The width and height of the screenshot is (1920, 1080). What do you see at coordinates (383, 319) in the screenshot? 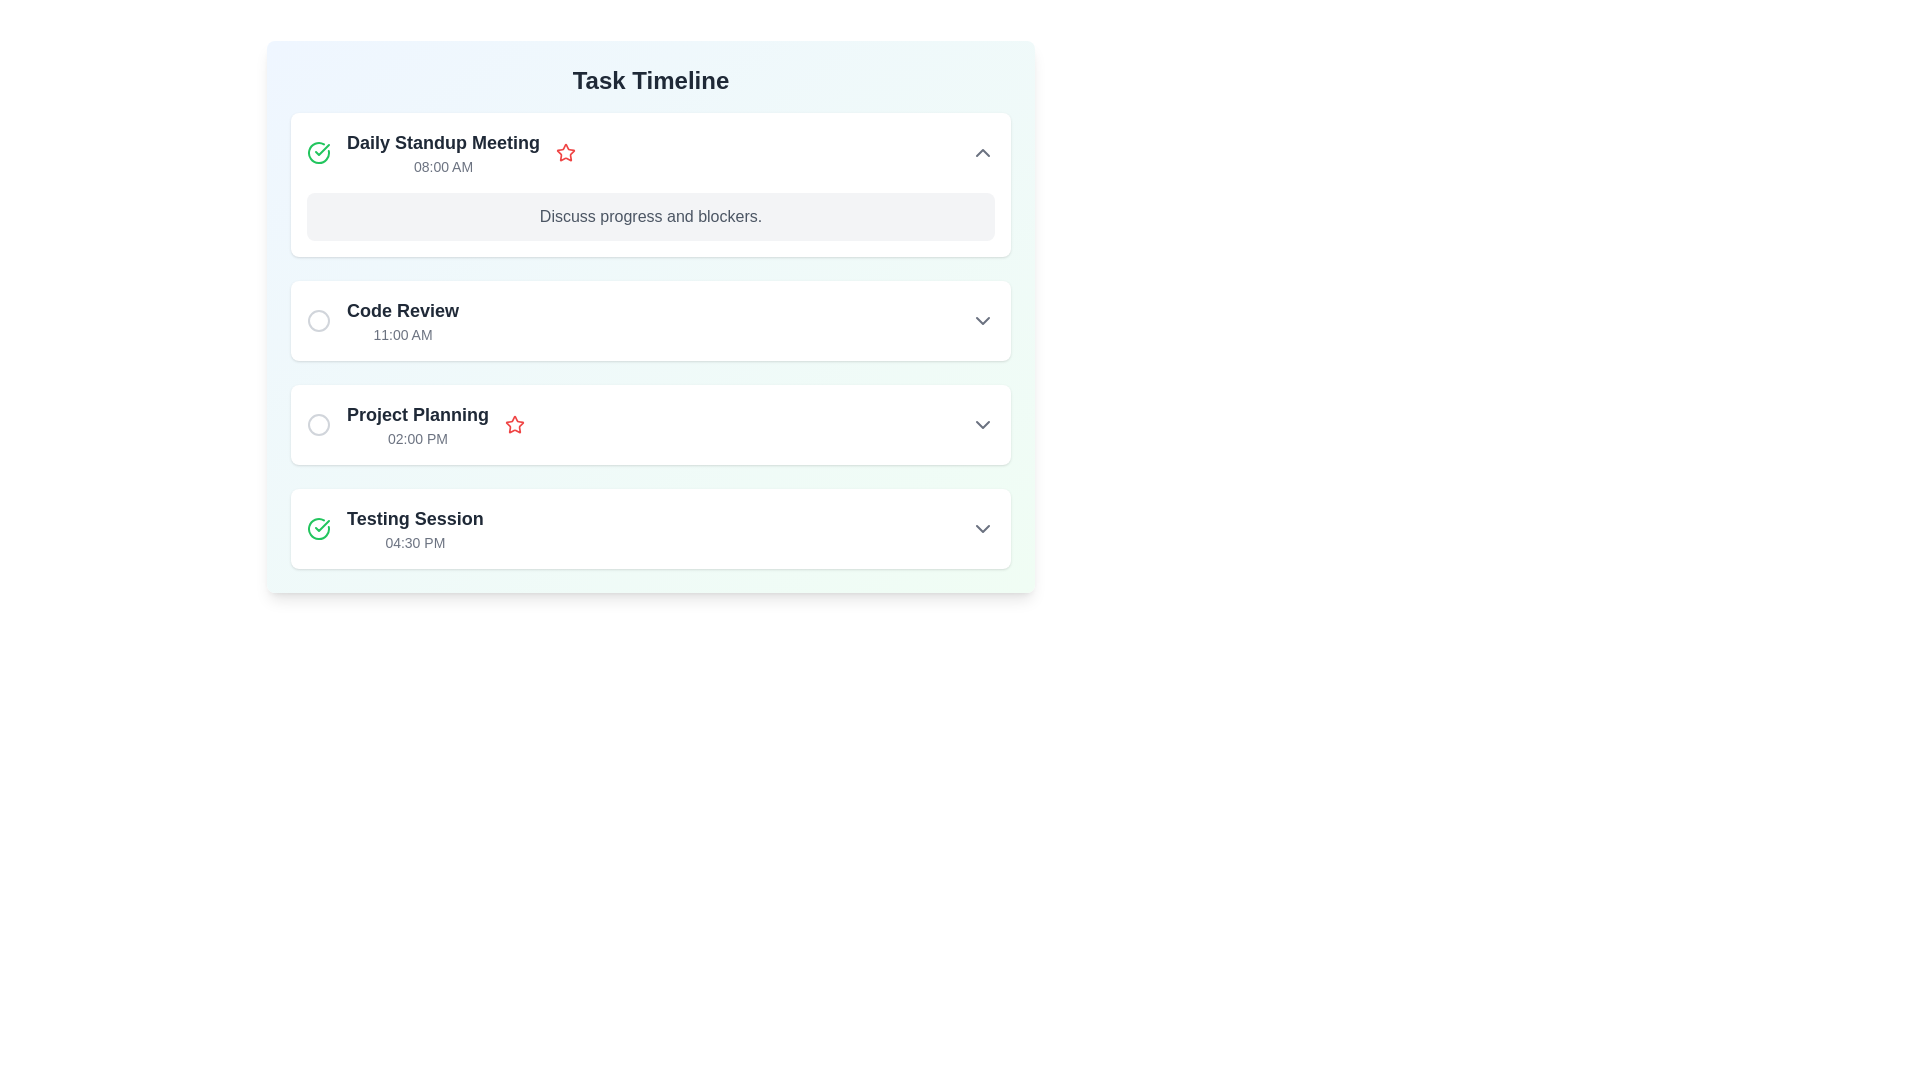
I see `the timeline entry displaying 'Code Review'` at bounding box center [383, 319].